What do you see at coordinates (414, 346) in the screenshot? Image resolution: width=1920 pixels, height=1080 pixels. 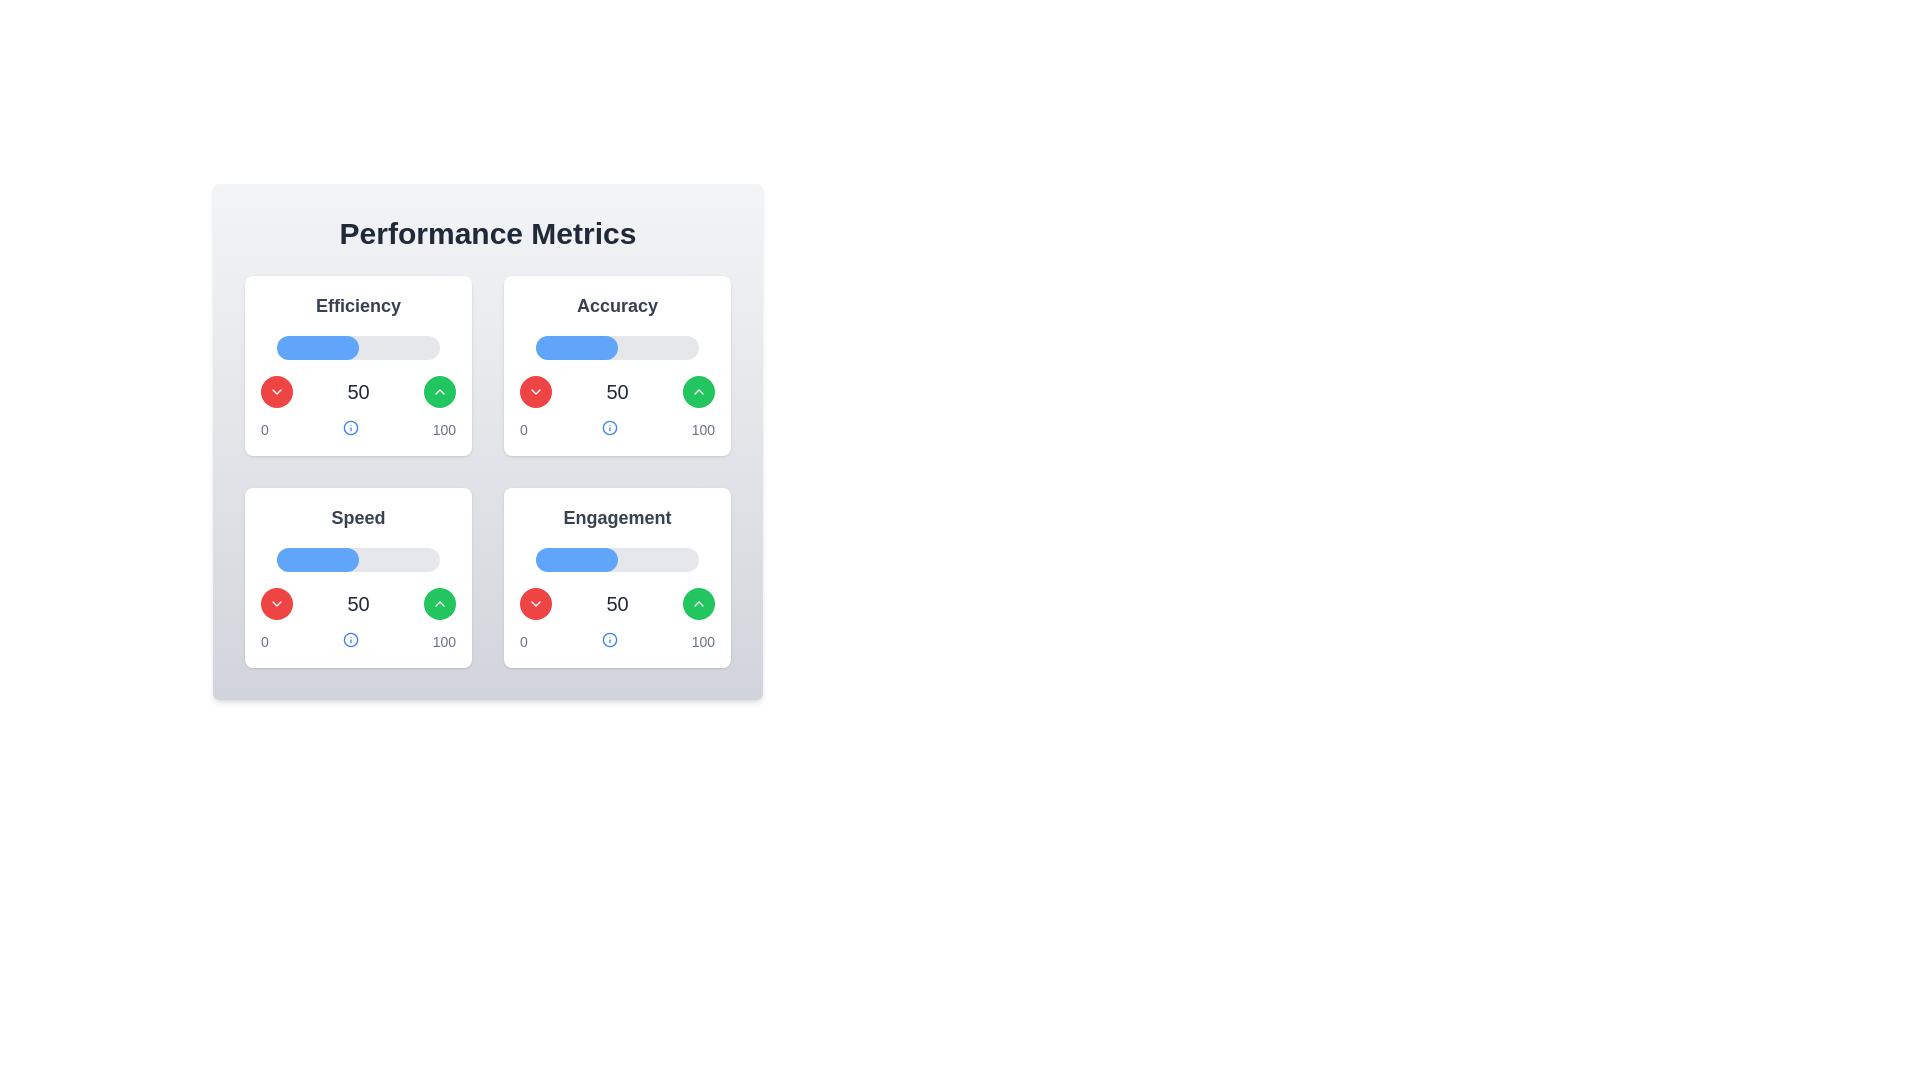 I see `the efficiency value` at bounding box center [414, 346].